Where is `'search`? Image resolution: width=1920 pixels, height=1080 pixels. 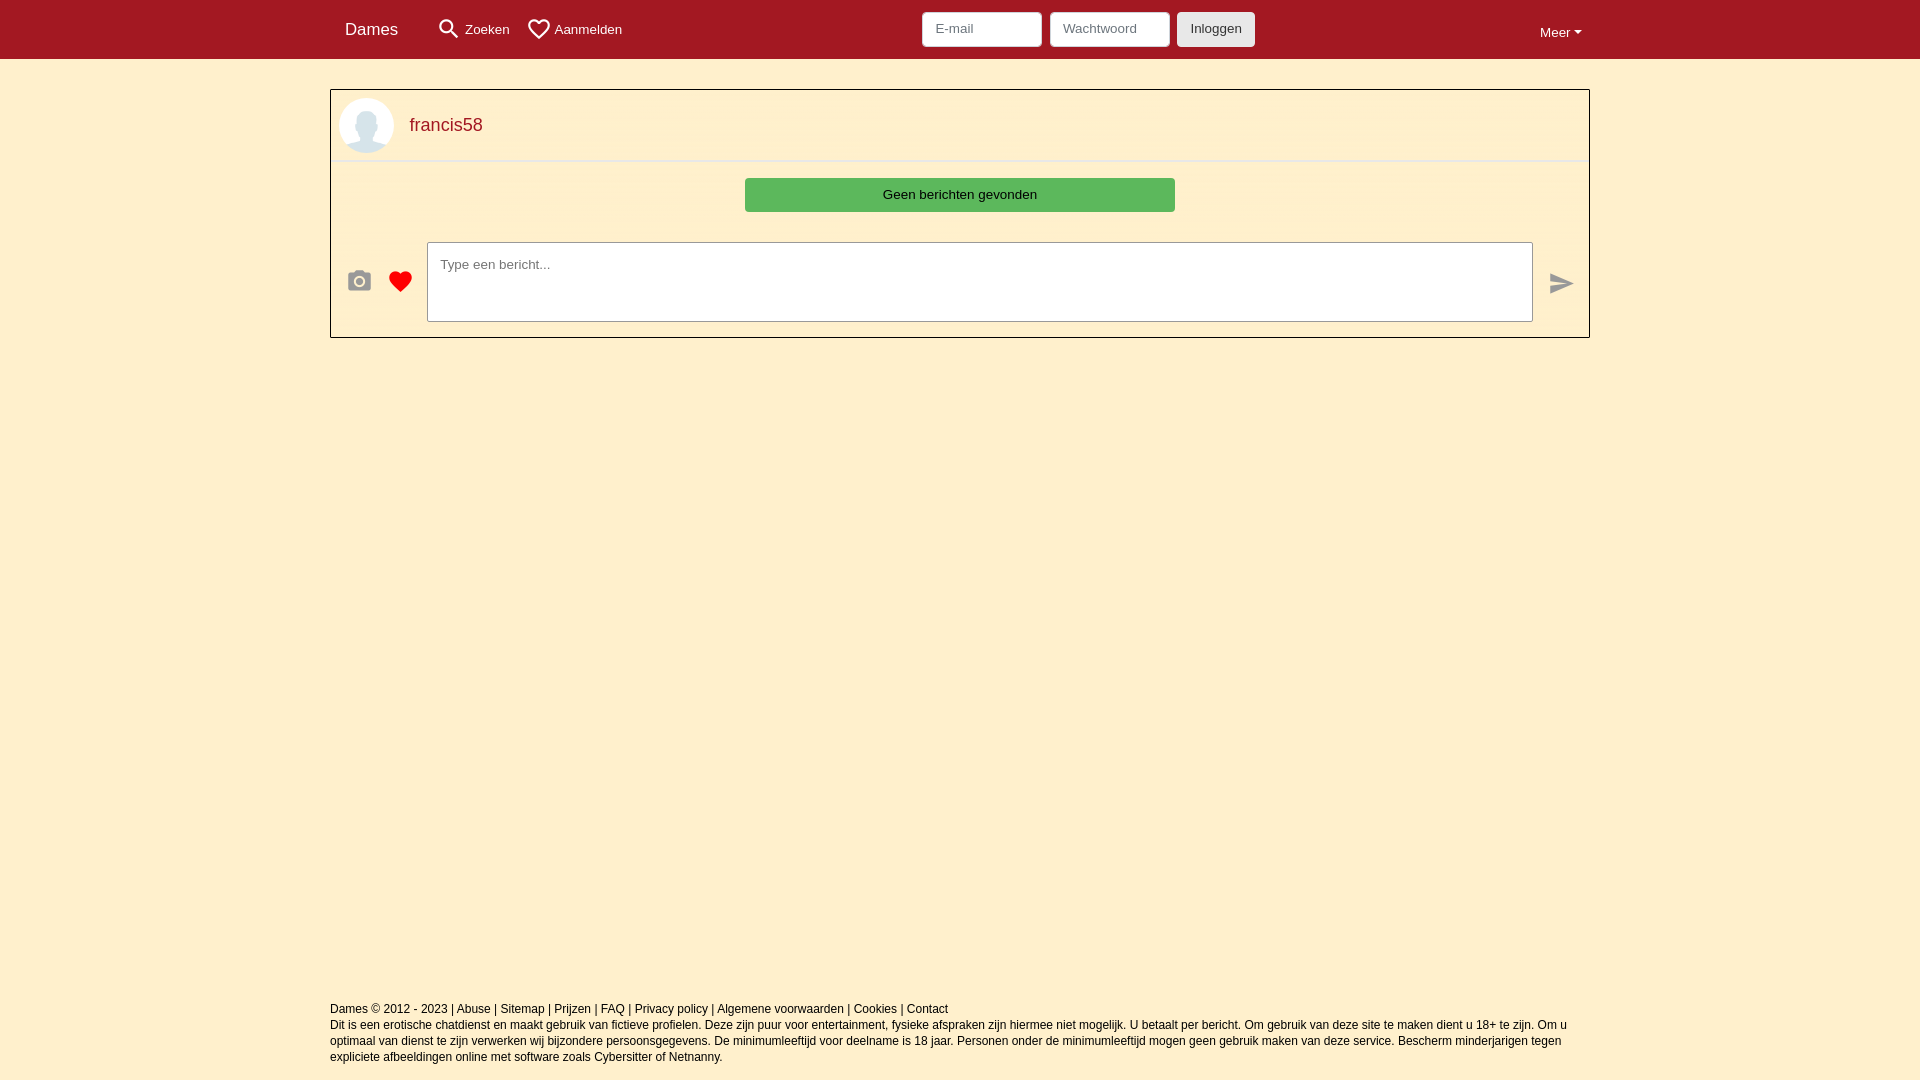 'search is located at coordinates (426, 29).